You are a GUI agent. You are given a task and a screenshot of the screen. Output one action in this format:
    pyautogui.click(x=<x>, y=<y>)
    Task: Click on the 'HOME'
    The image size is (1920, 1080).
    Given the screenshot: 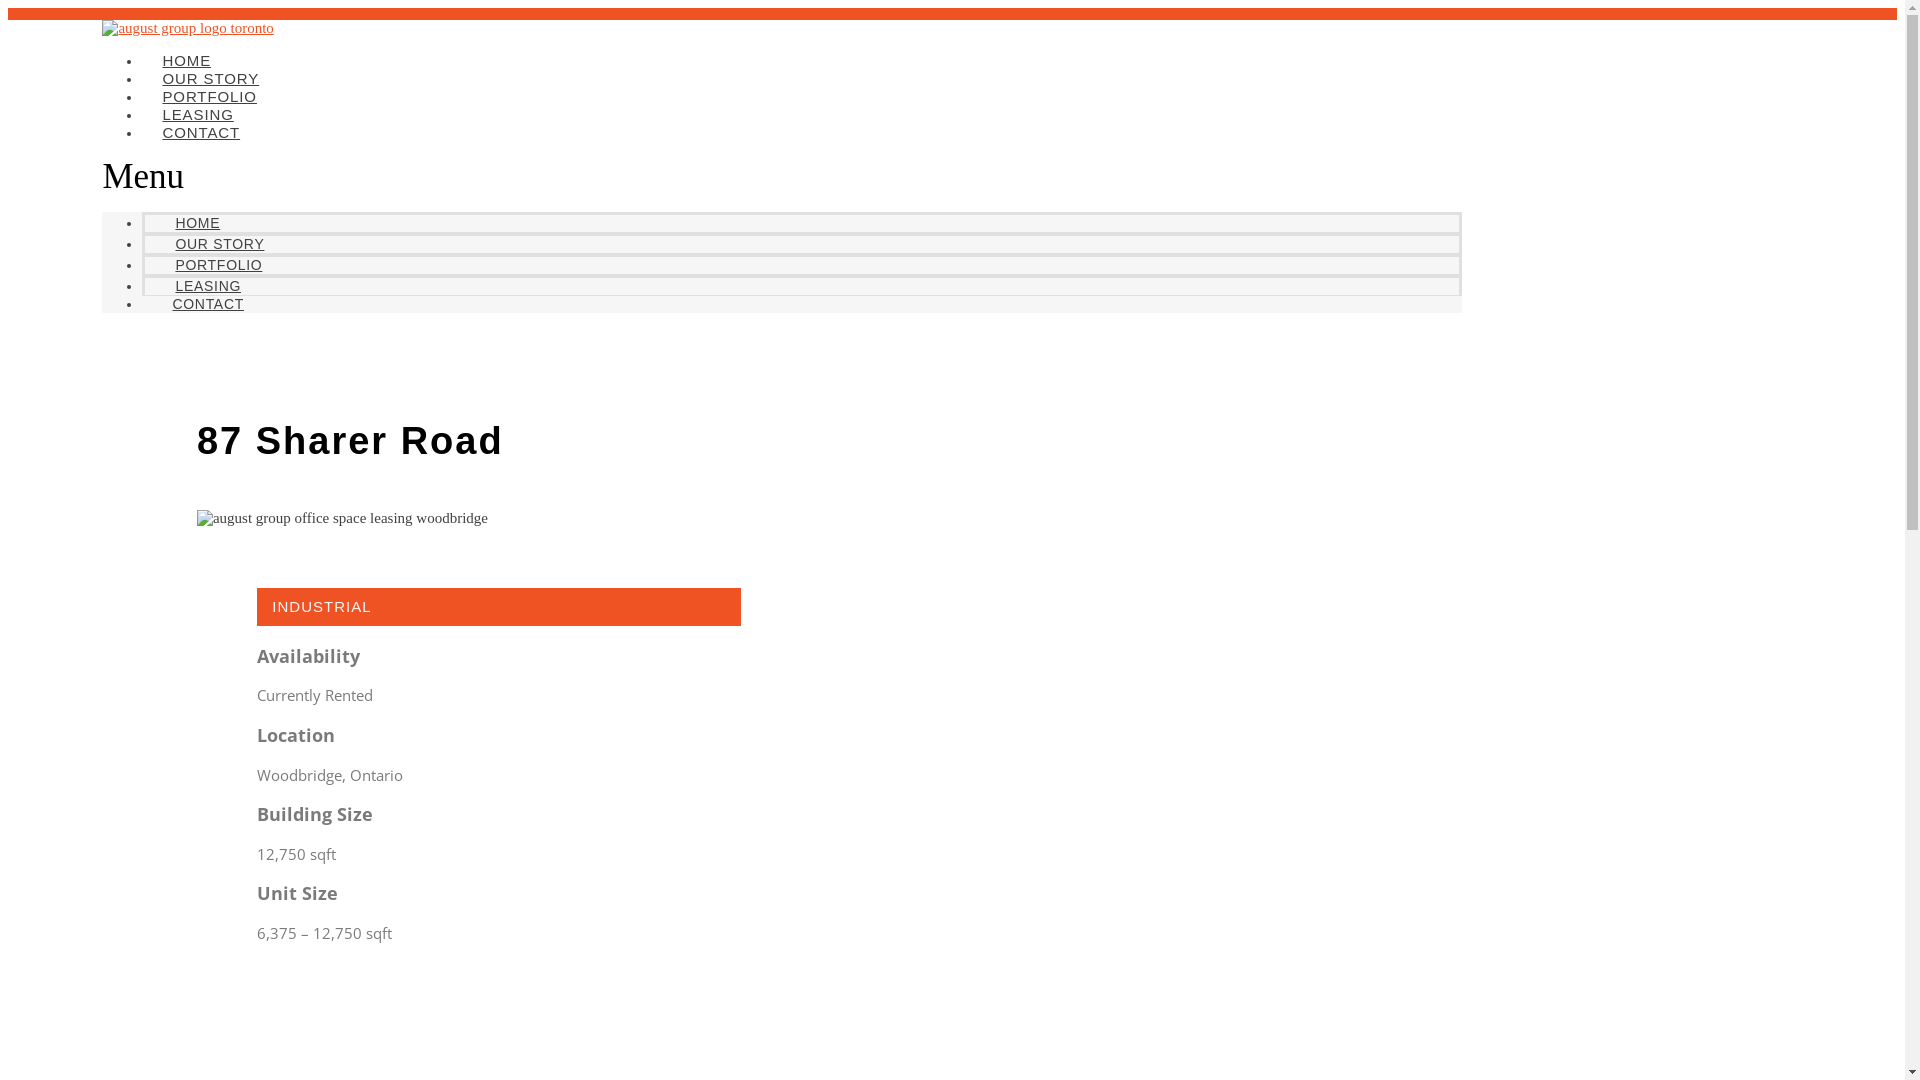 What is the action you would take?
    pyautogui.click(x=197, y=223)
    